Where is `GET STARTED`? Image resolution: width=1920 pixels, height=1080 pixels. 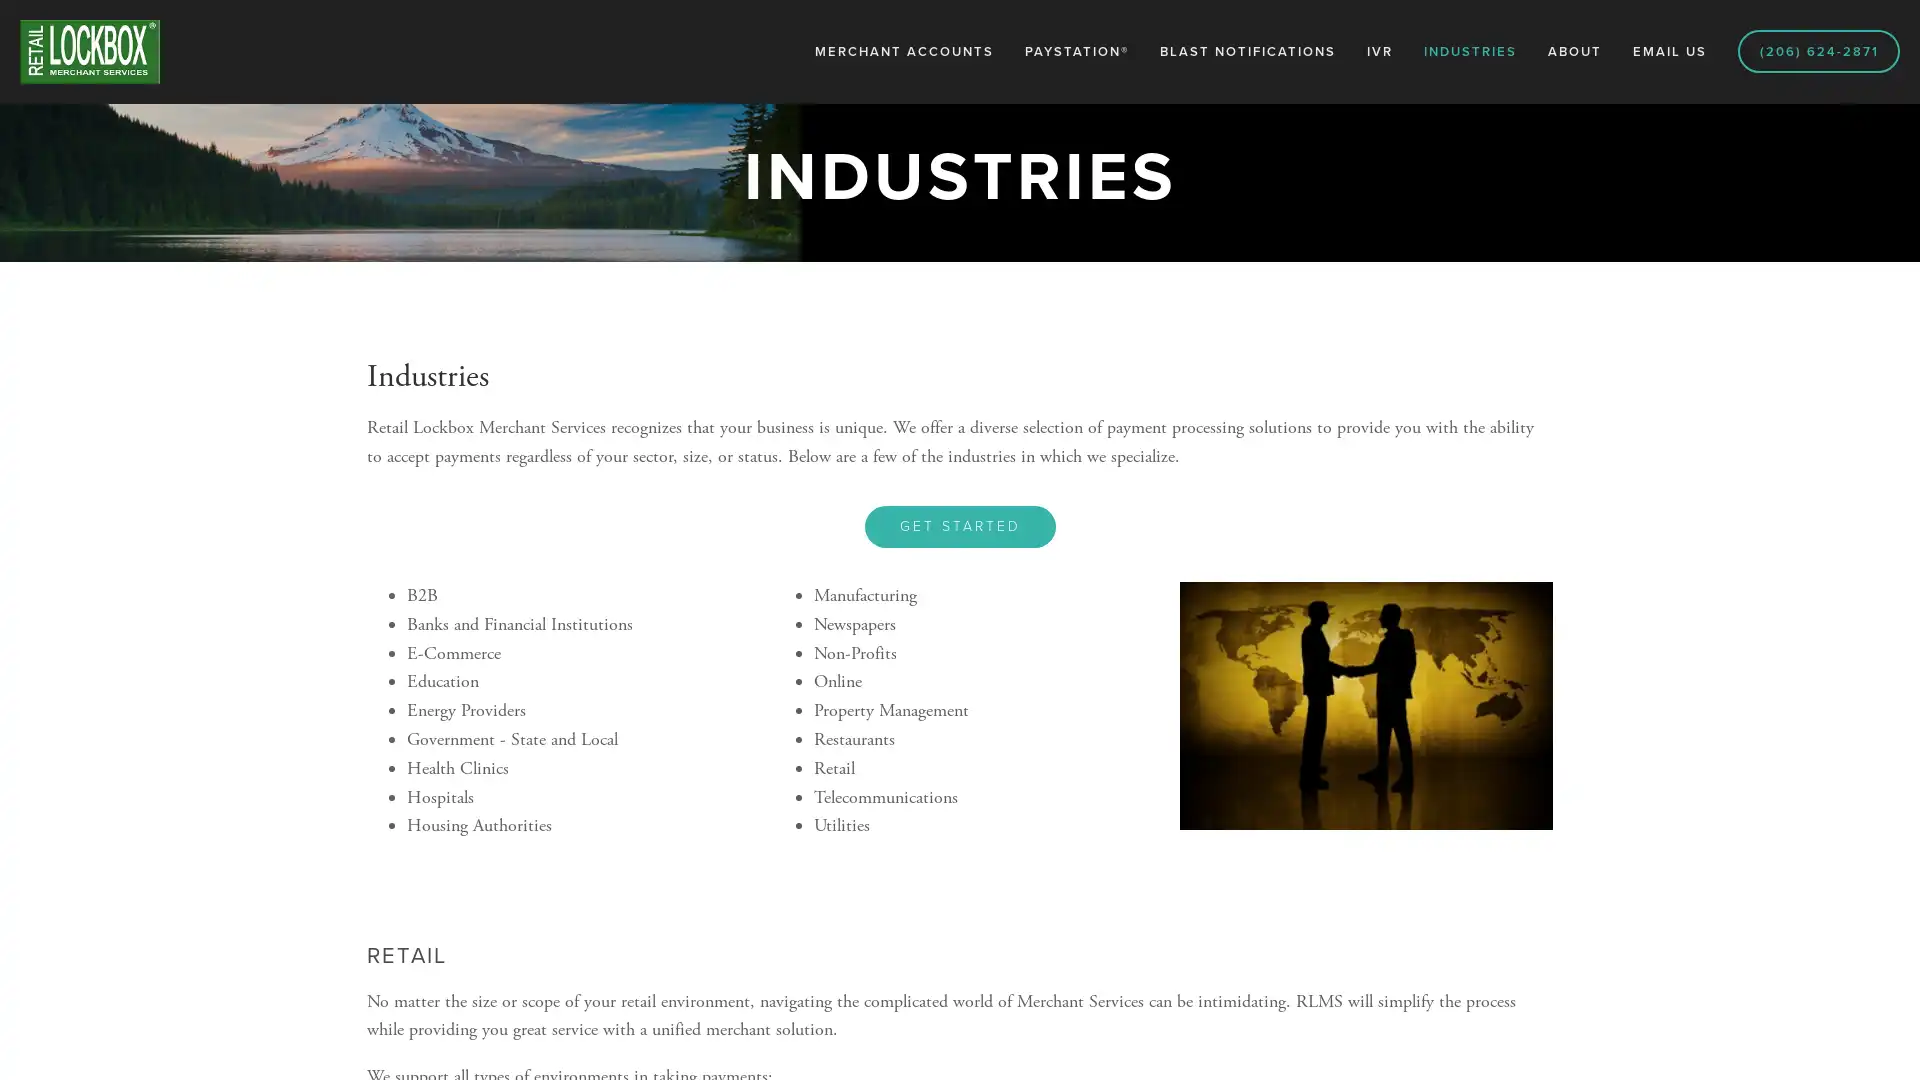 GET STARTED is located at coordinates (958, 524).